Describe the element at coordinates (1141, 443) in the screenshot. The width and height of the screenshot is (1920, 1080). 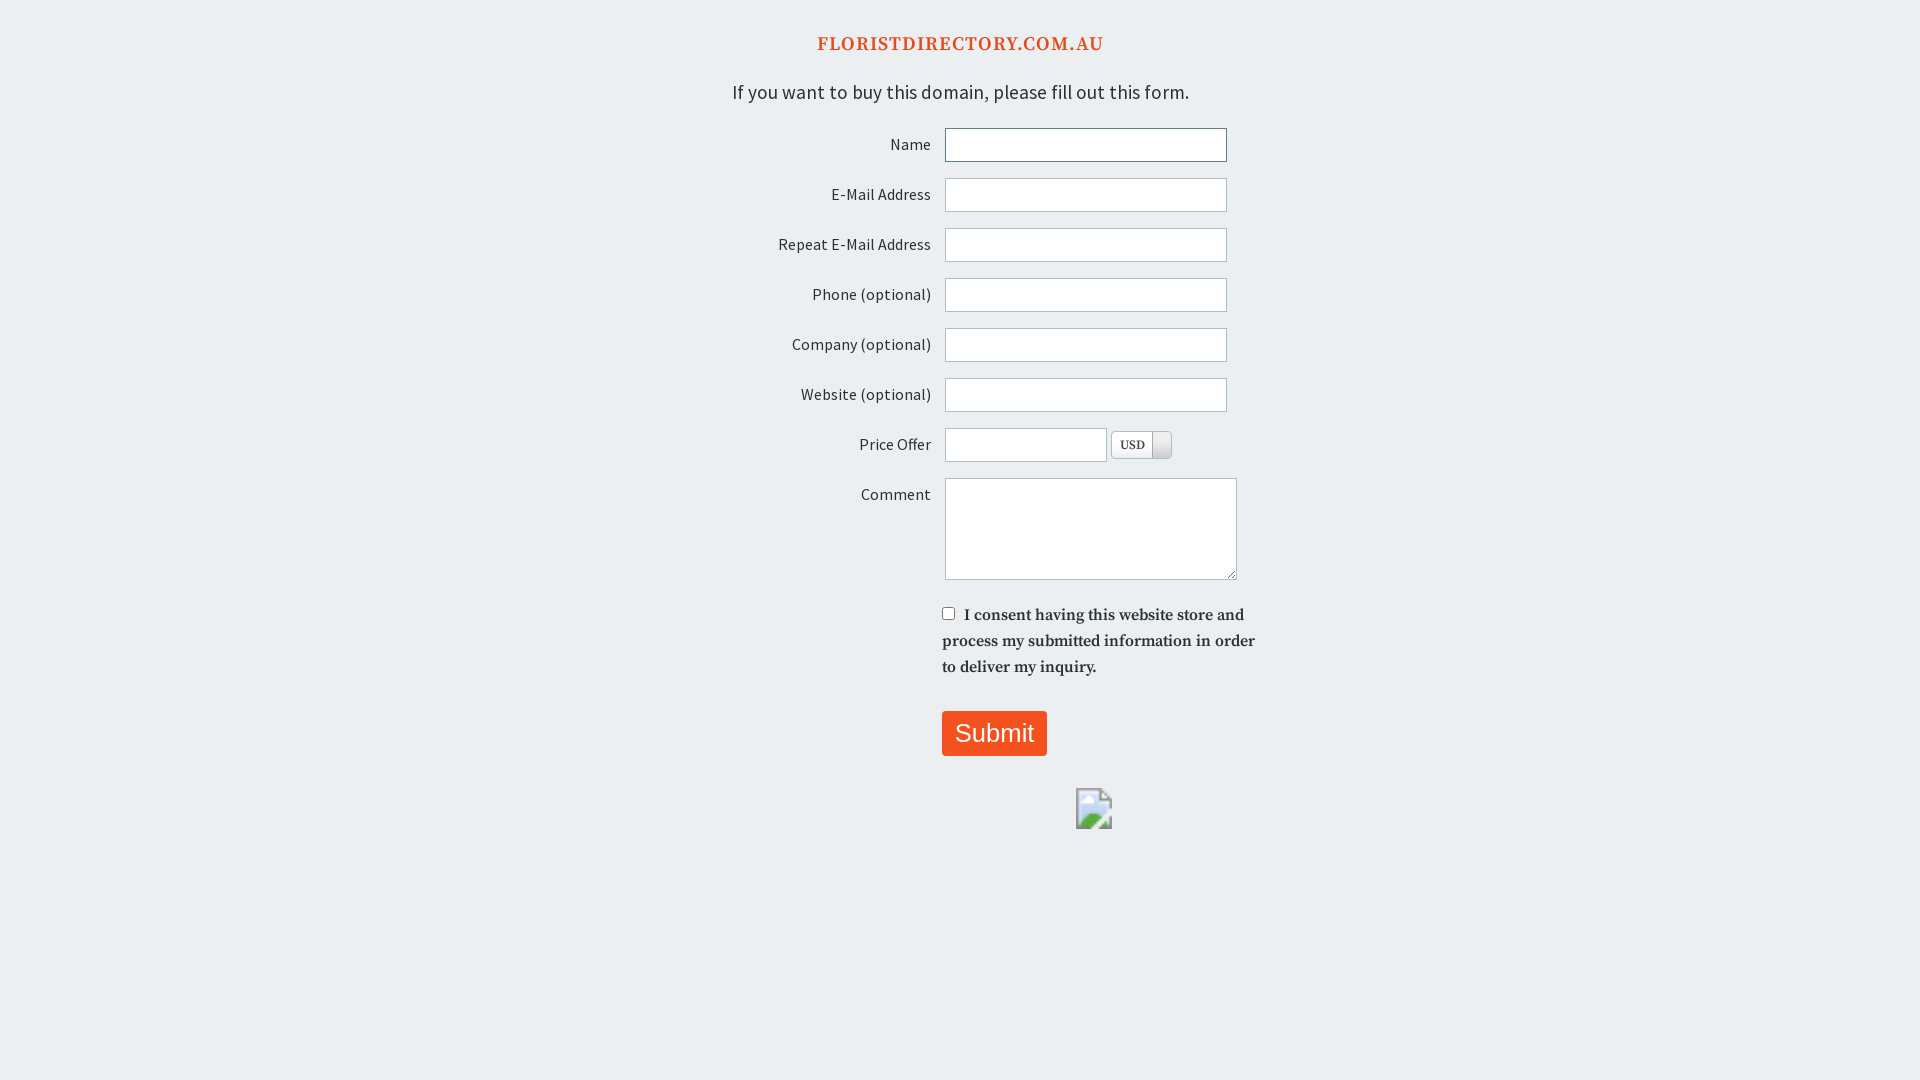
I see `'USD'` at that location.